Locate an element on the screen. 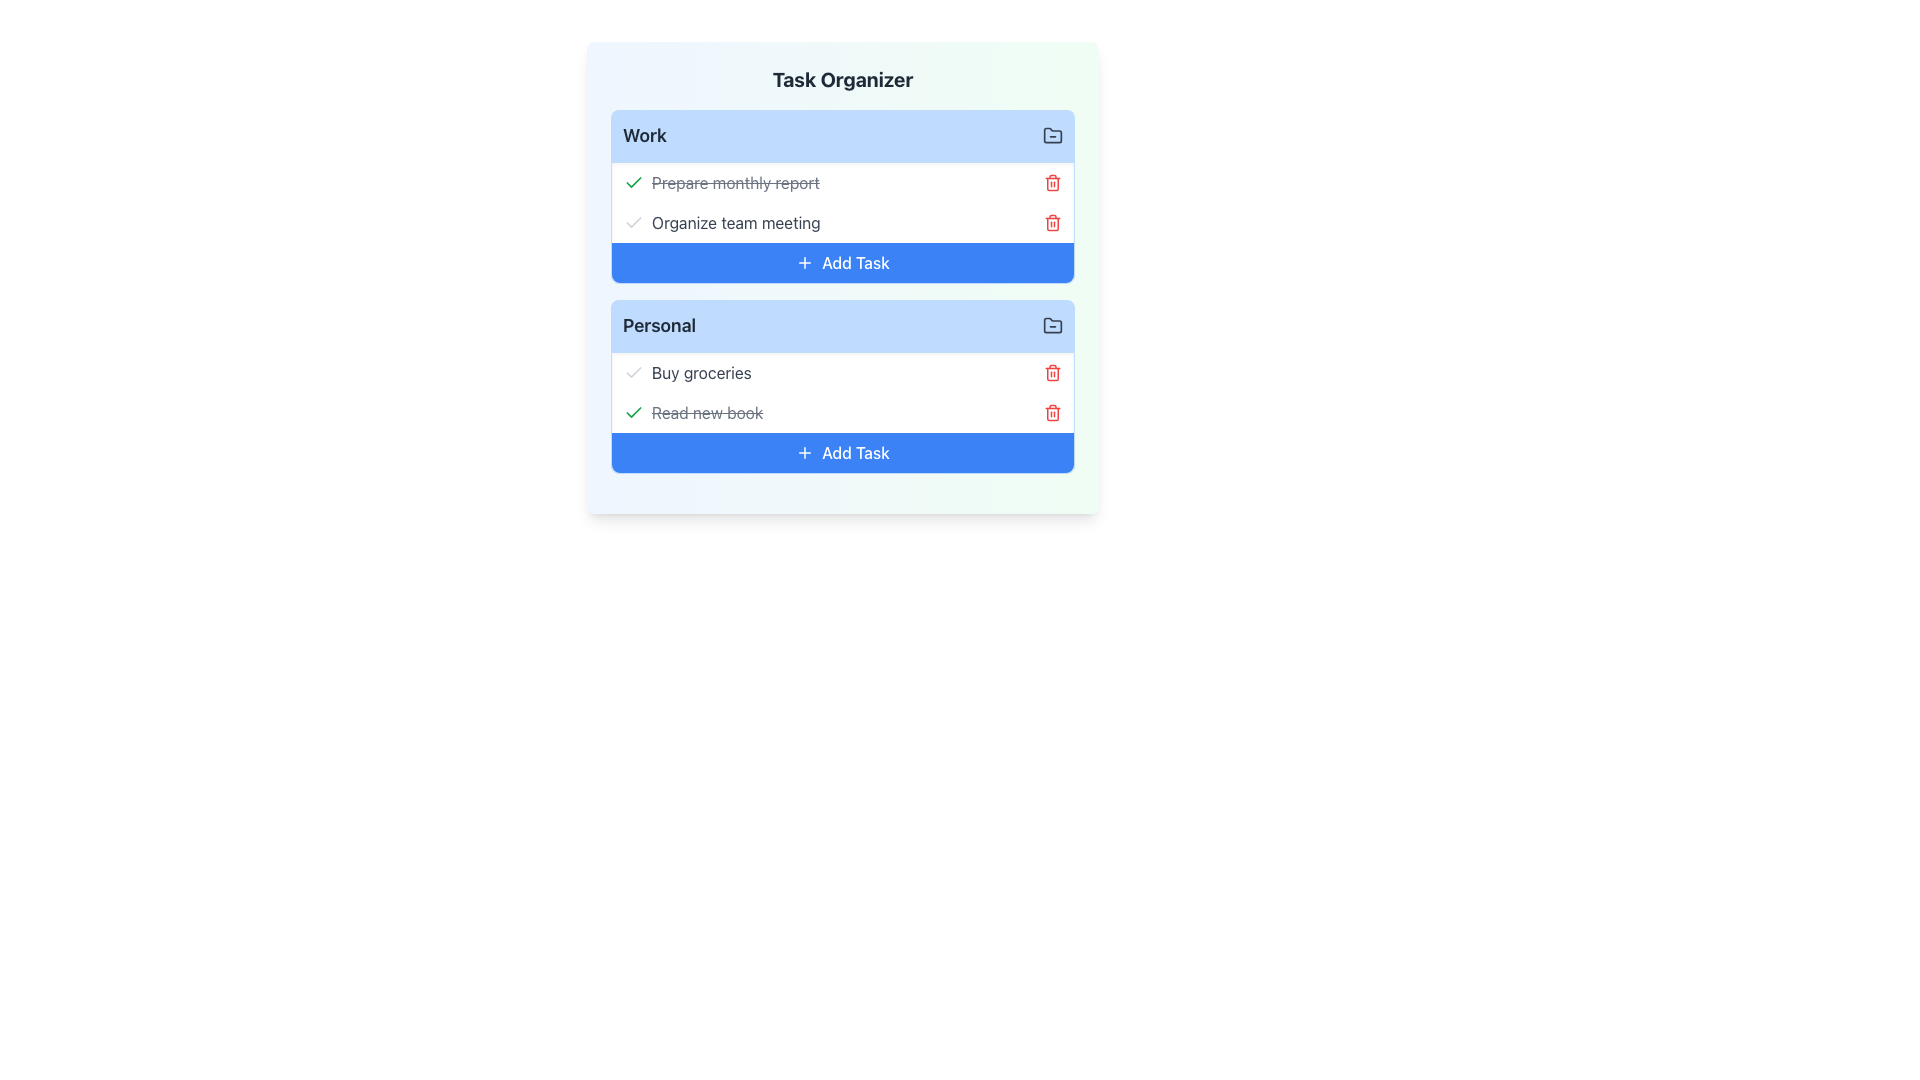 Image resolution: width=1920 pixels, height=1080 pixels. the button located at the bottom of the 'Personal' section in the task organizer is located at coordinates (843, 452).